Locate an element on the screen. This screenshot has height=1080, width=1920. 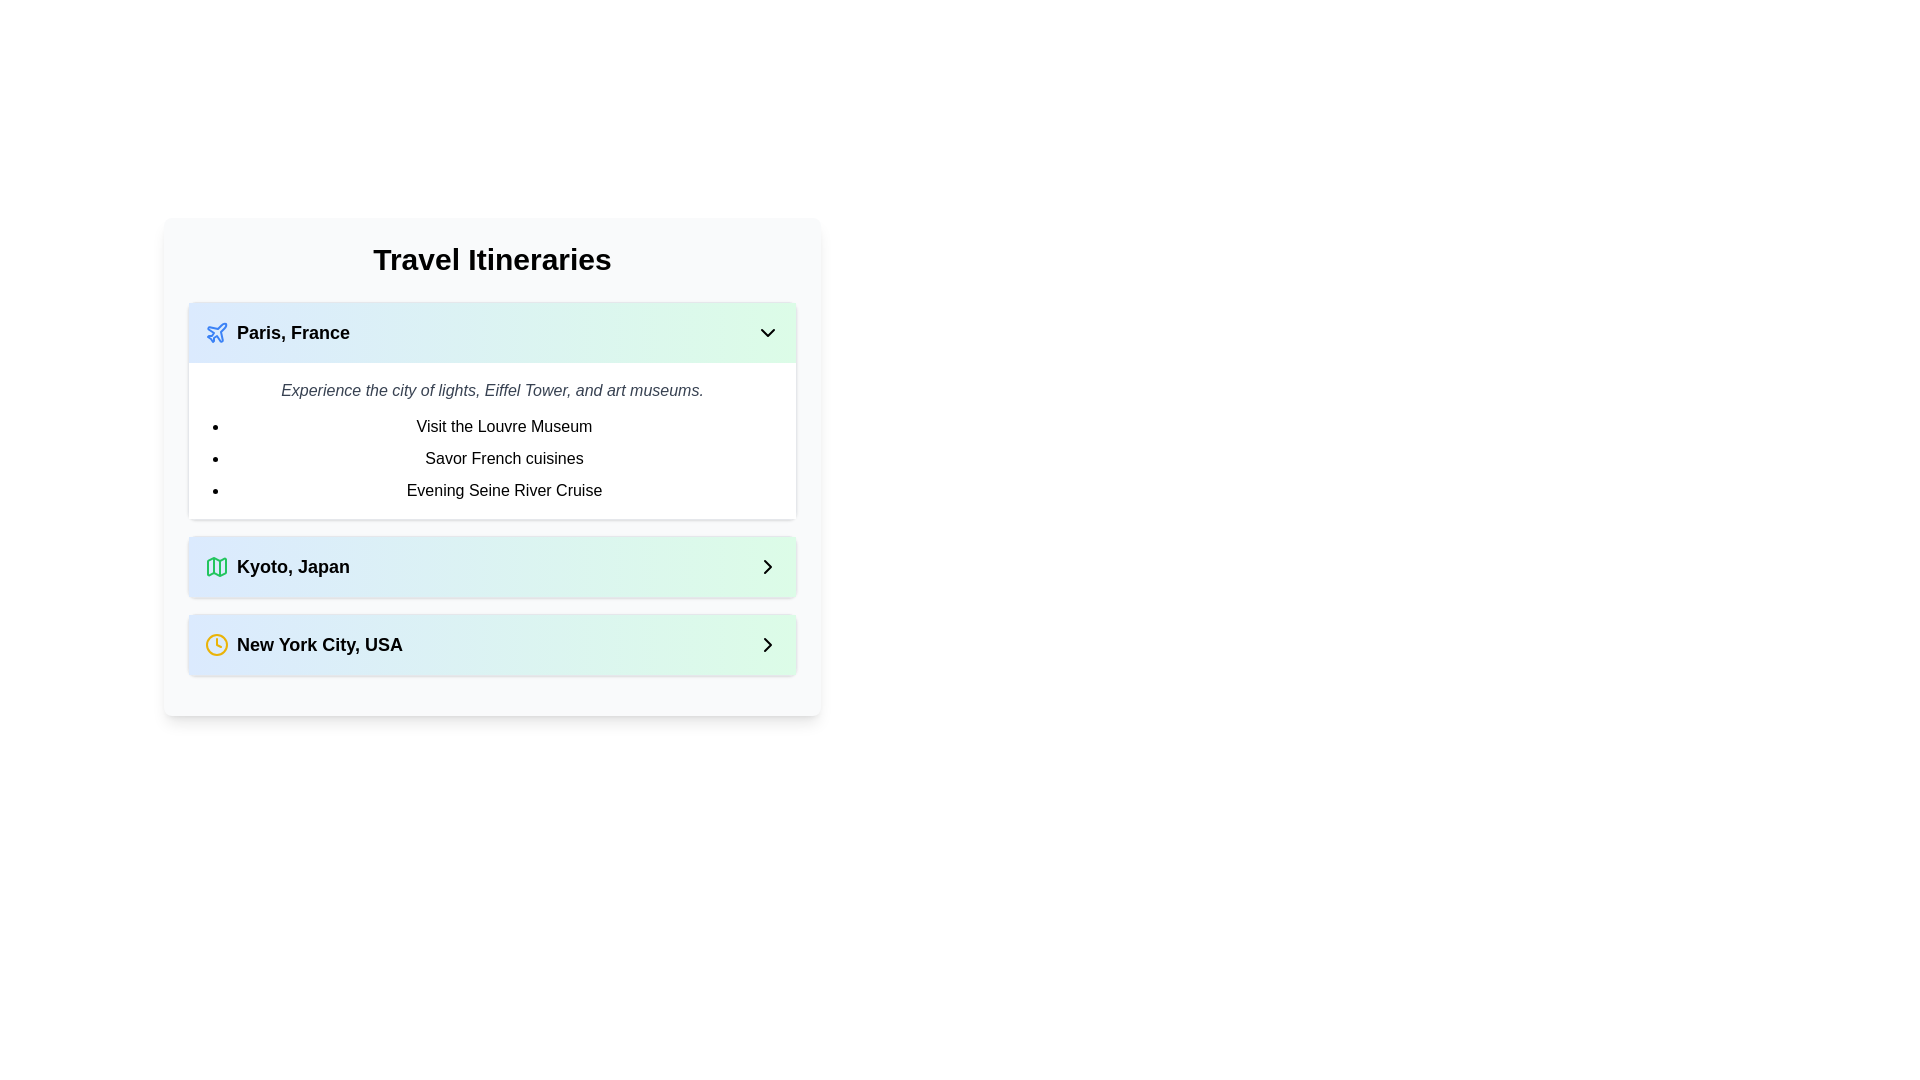
the text label element displaying 'Visit the Louvre Museum' in a bulleted list under 'Paris, France' in the 'Travel Itineraries' panel is located at coordinates (504, 426).